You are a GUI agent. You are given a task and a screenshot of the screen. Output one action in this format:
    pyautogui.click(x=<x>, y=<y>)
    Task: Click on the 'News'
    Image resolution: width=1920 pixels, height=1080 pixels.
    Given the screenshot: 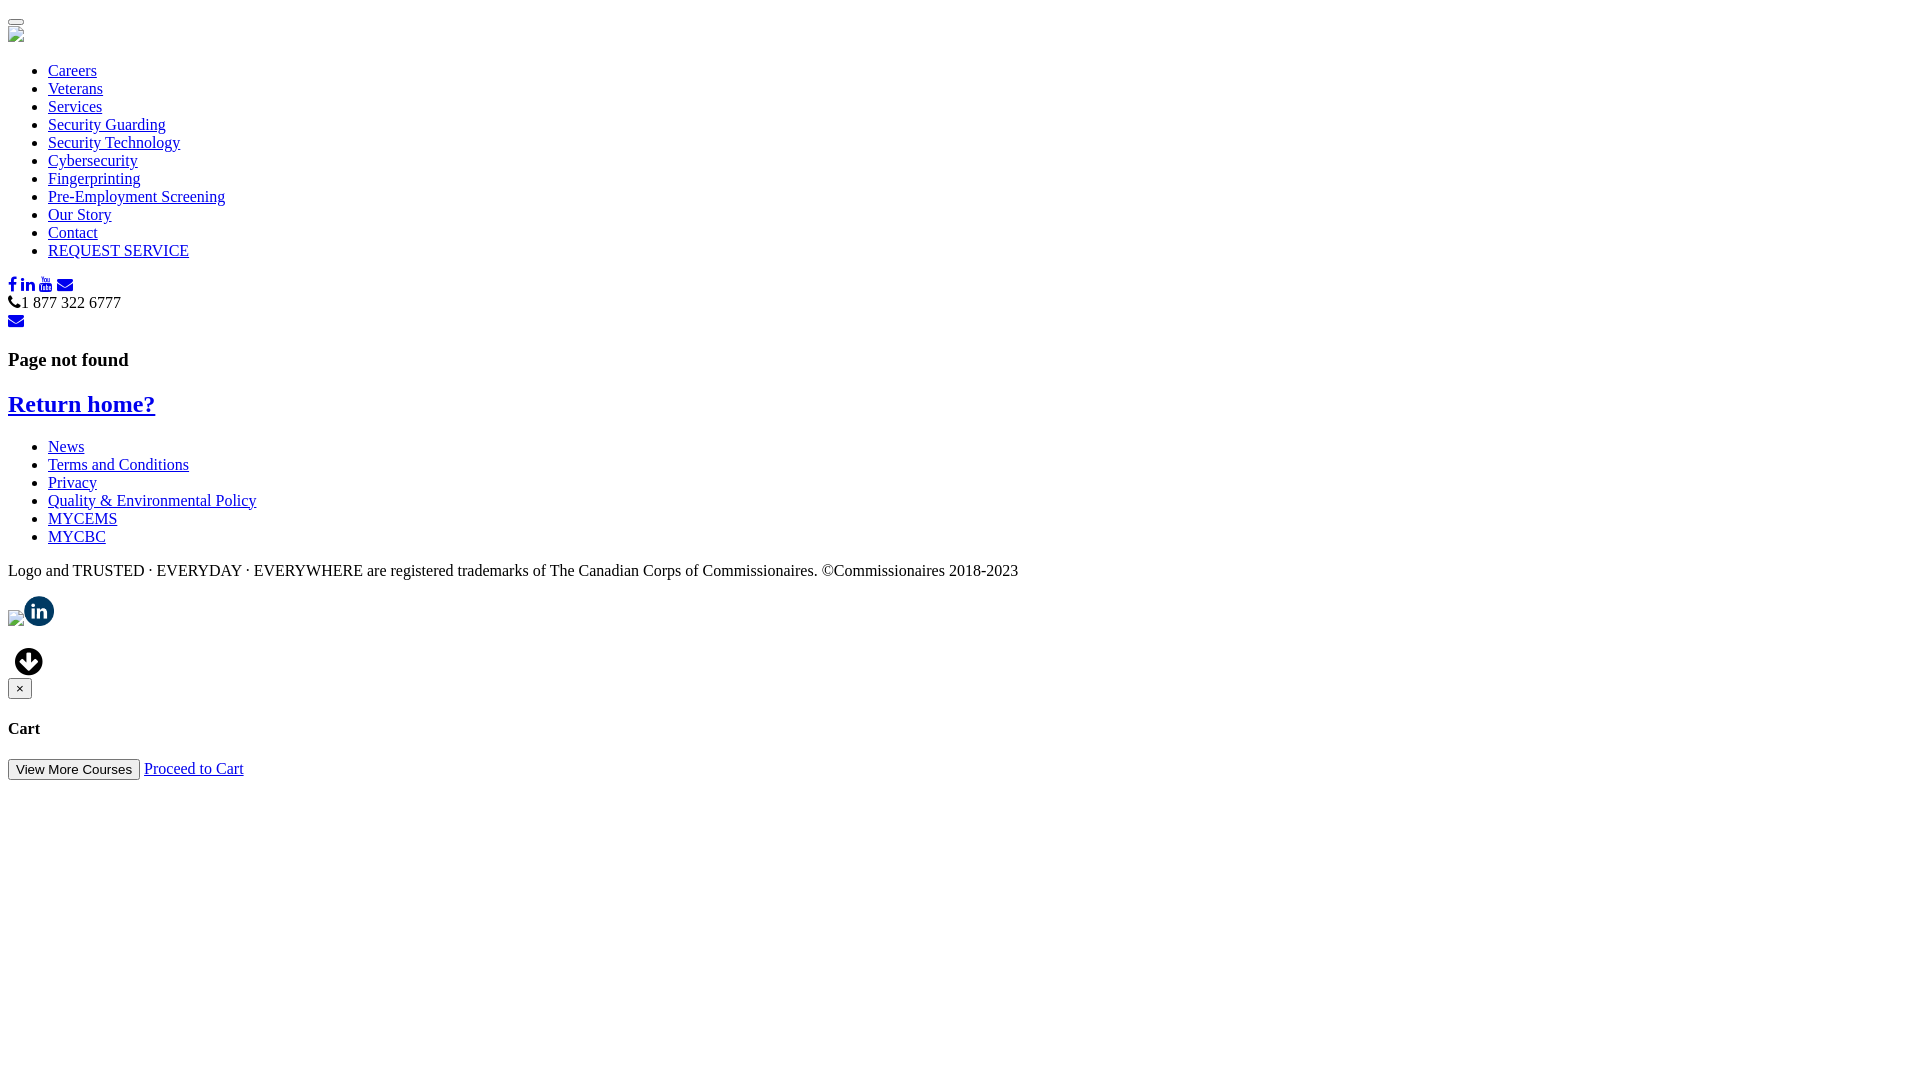 What is the action you would take?
    pyautogui.click(x=66, y=445)
    